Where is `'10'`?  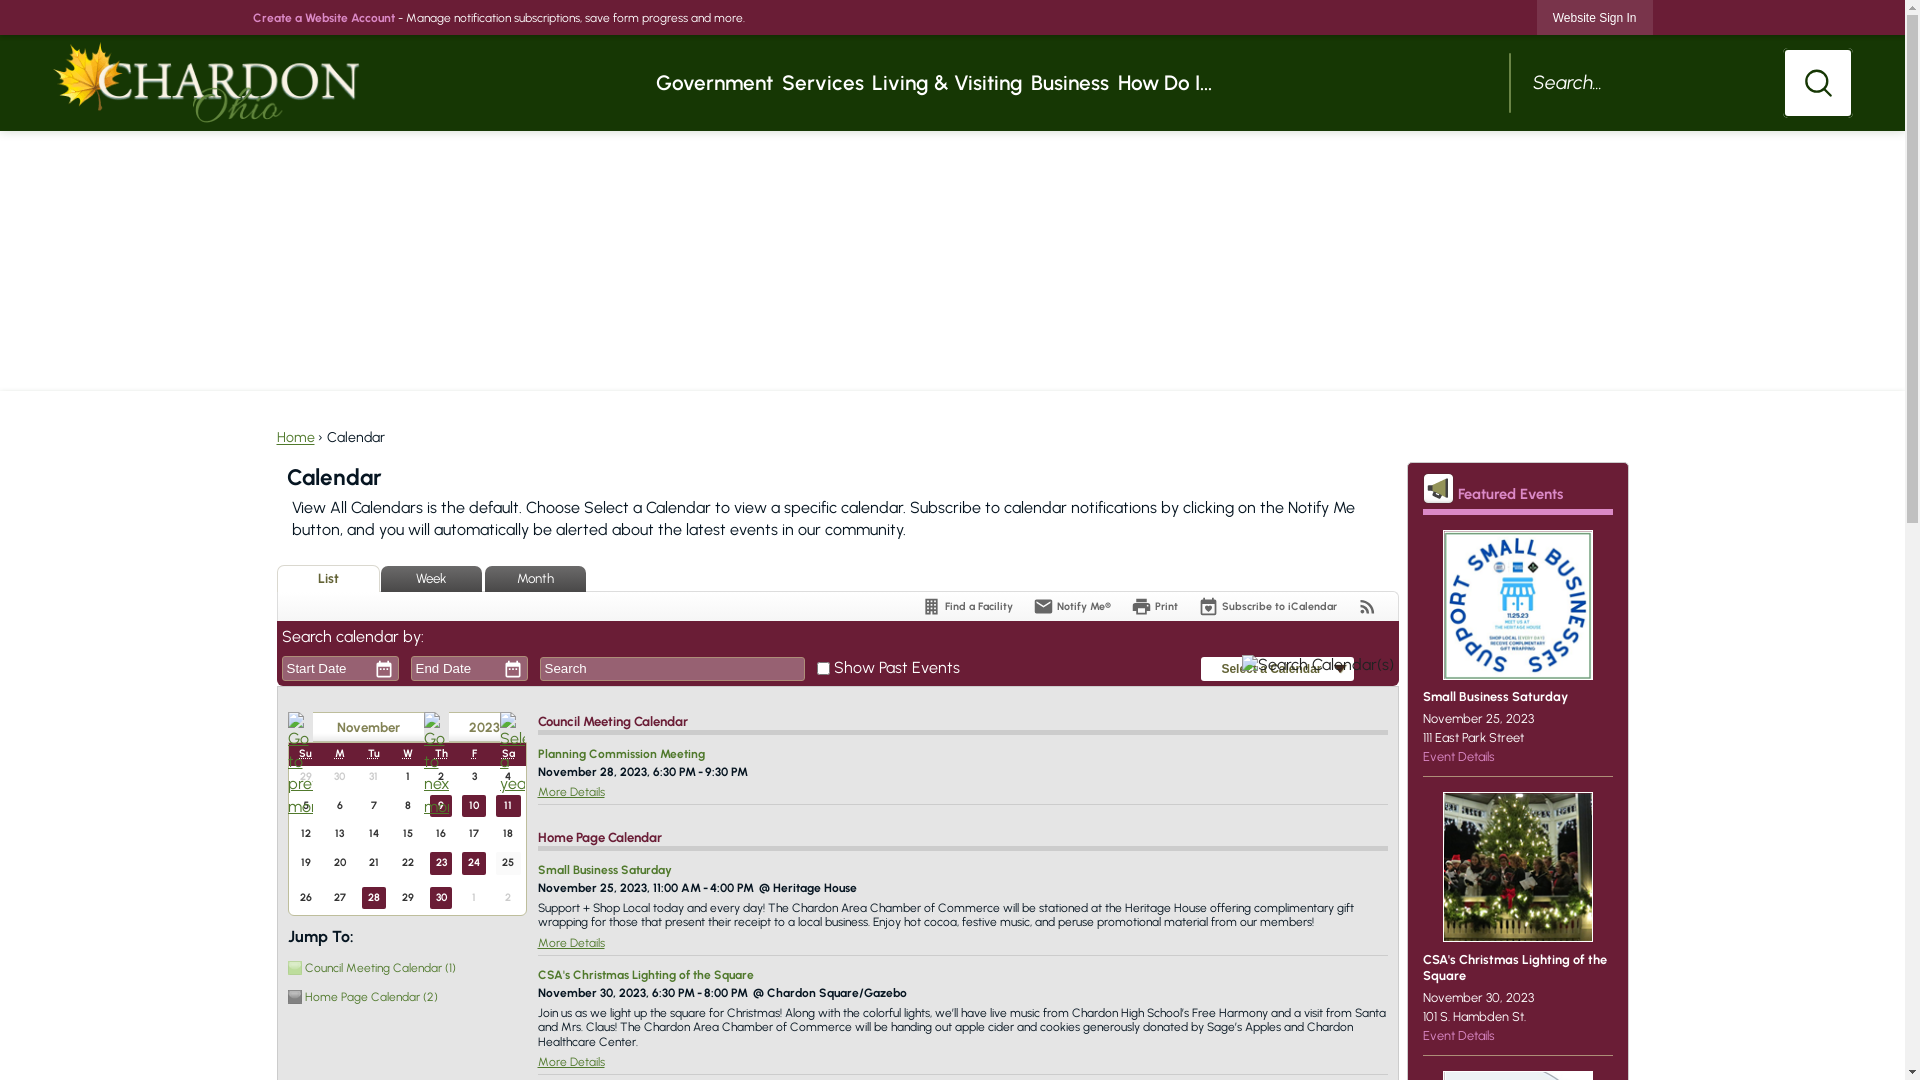
'10' is located at coordinates (460, 805).